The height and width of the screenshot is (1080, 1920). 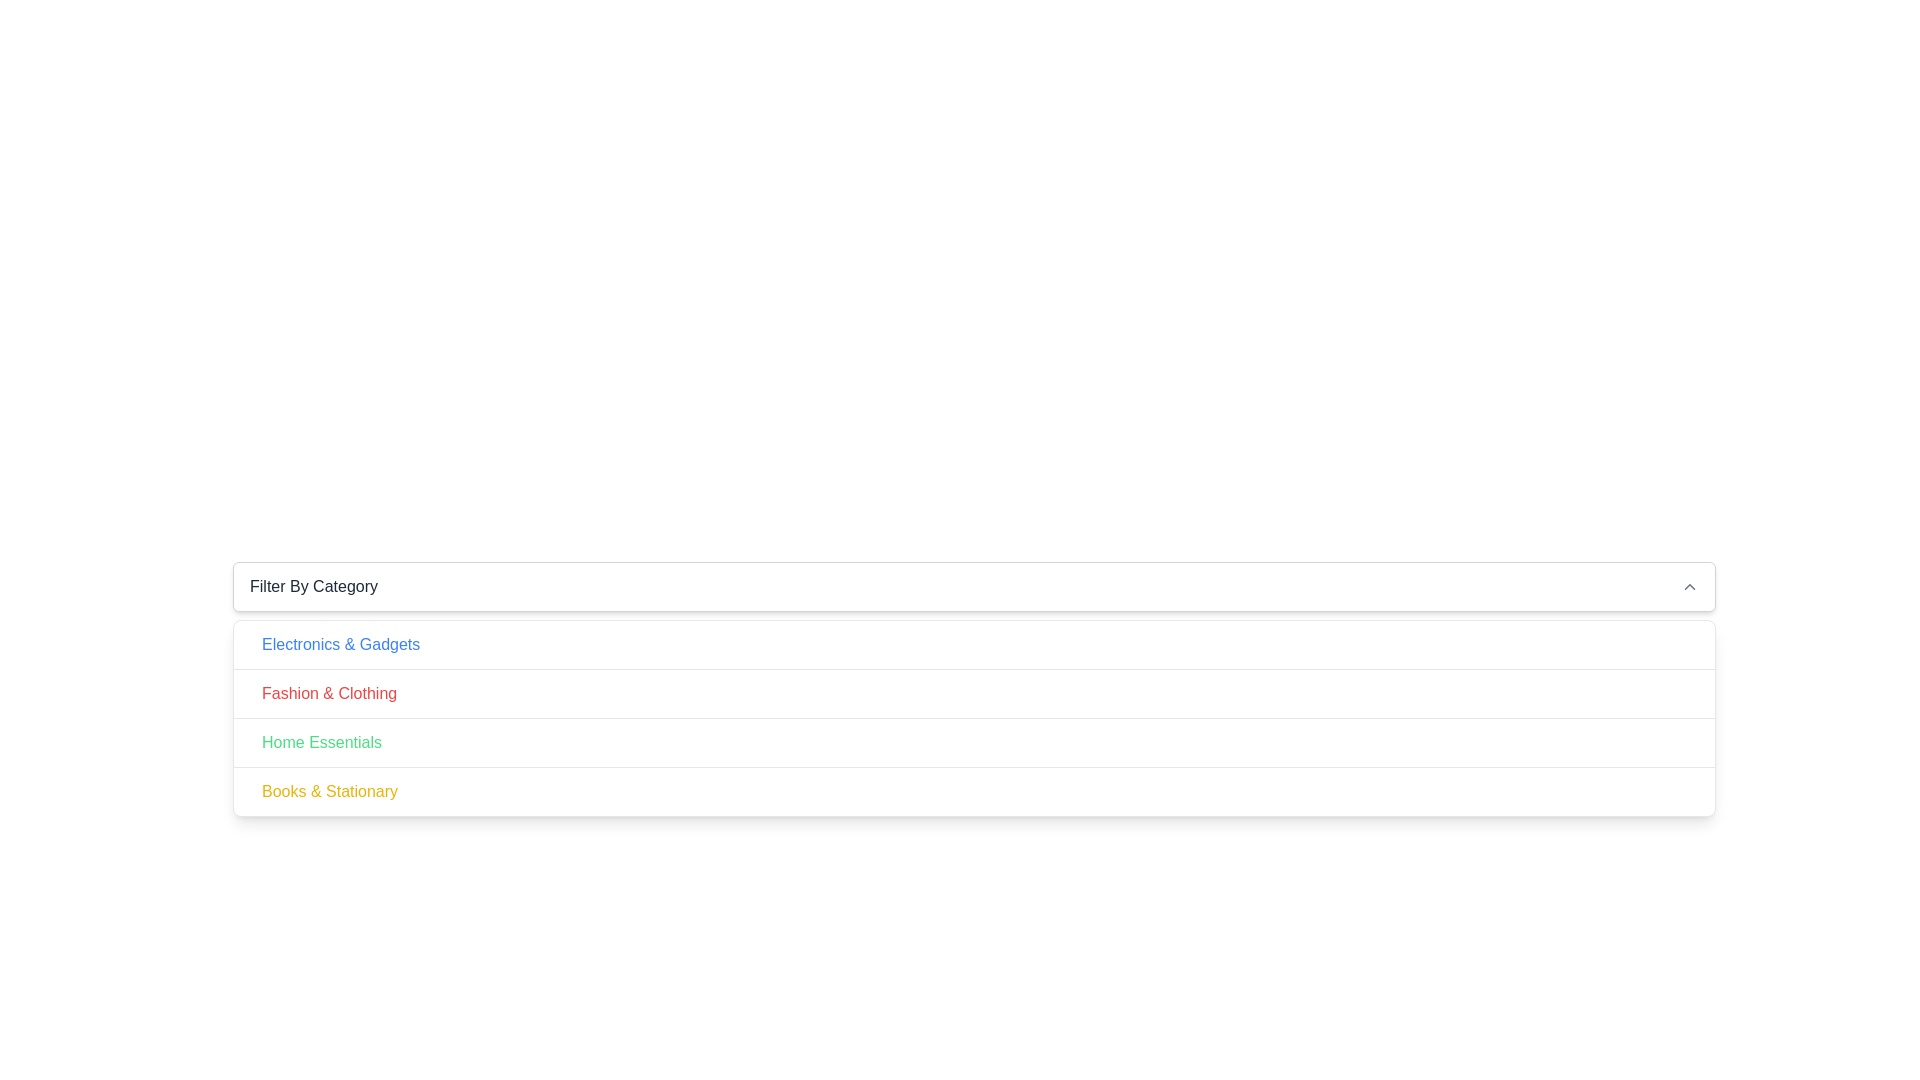 What do you see at coordinates (329, 693) in the screenshot?
I see `the 'Fashion & Clothing' category link, which is the second item in the vertical list under 'Filter By Category'` at bounding box center [329, 693].